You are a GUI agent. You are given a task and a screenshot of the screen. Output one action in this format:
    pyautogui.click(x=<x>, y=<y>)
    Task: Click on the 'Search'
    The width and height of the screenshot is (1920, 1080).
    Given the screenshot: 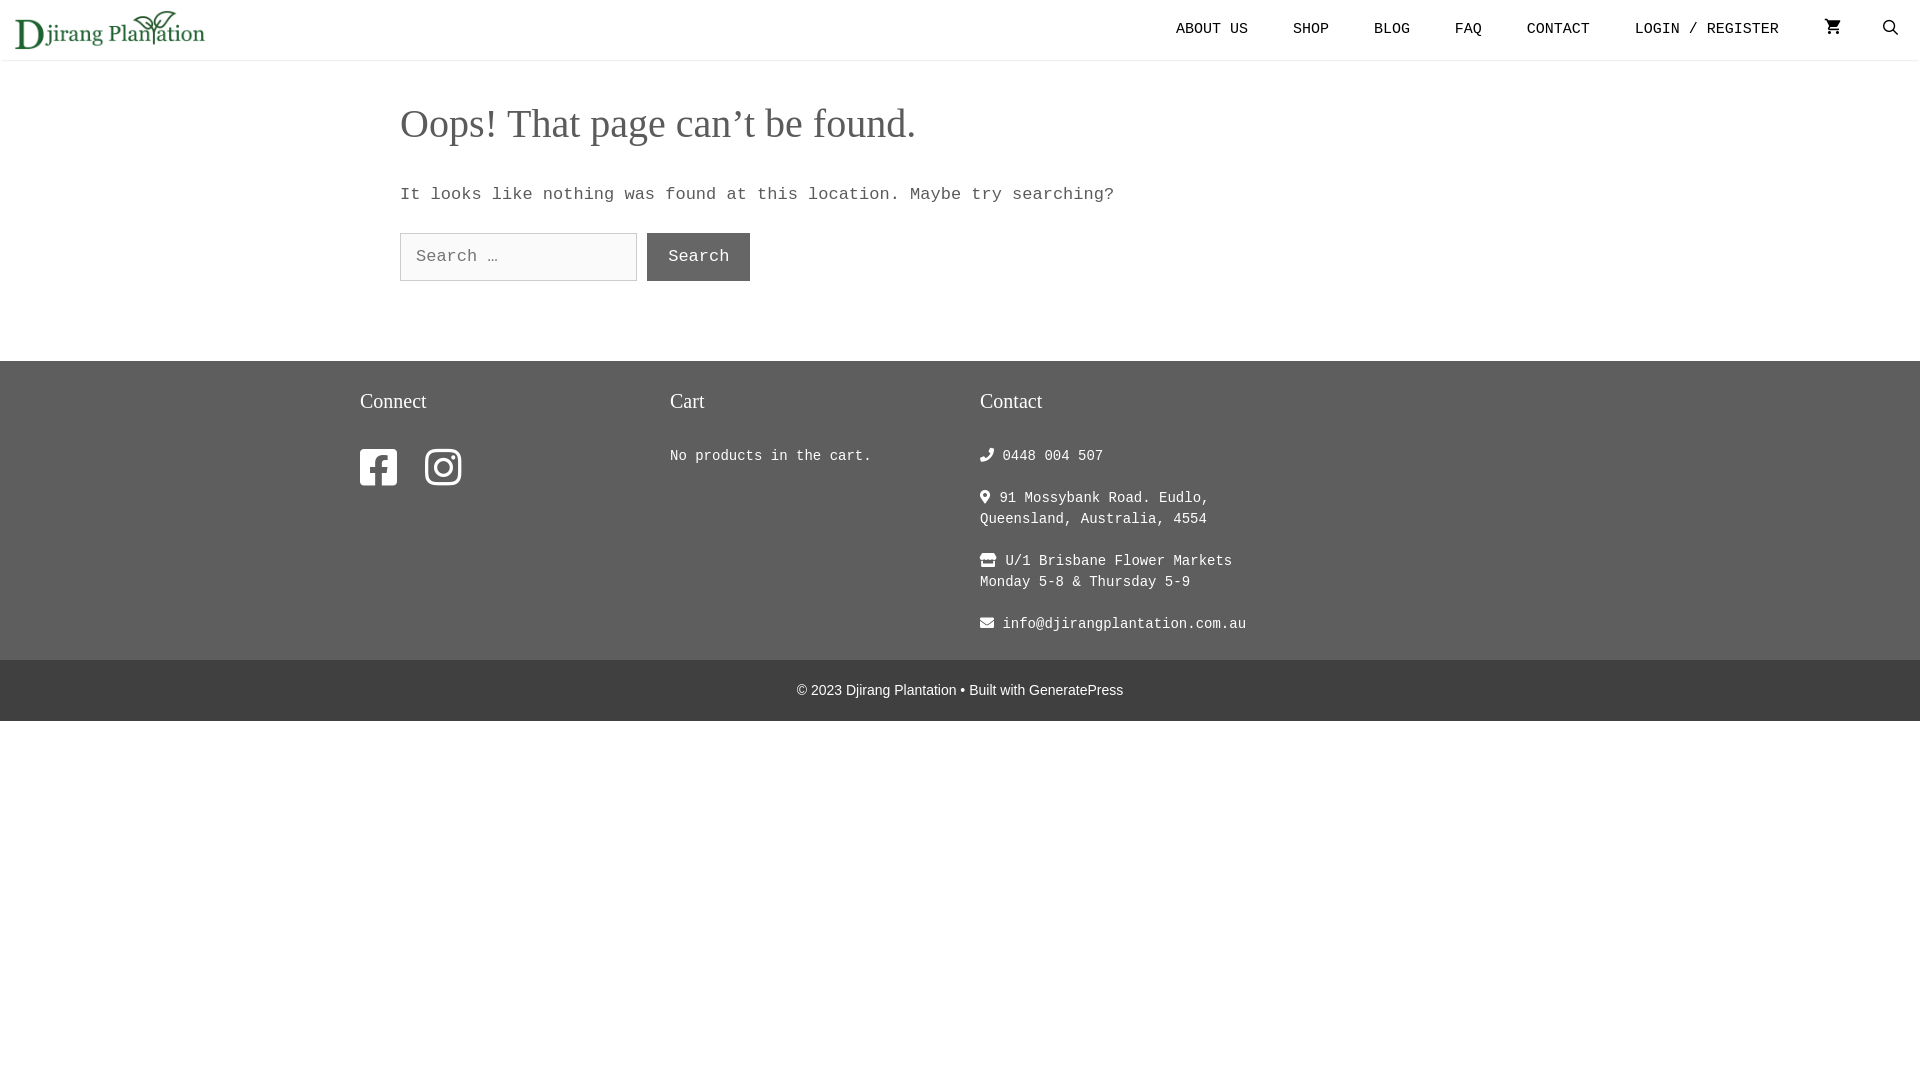 What is the action you would take?
    pyautogui.click(x=698, y=256)
    